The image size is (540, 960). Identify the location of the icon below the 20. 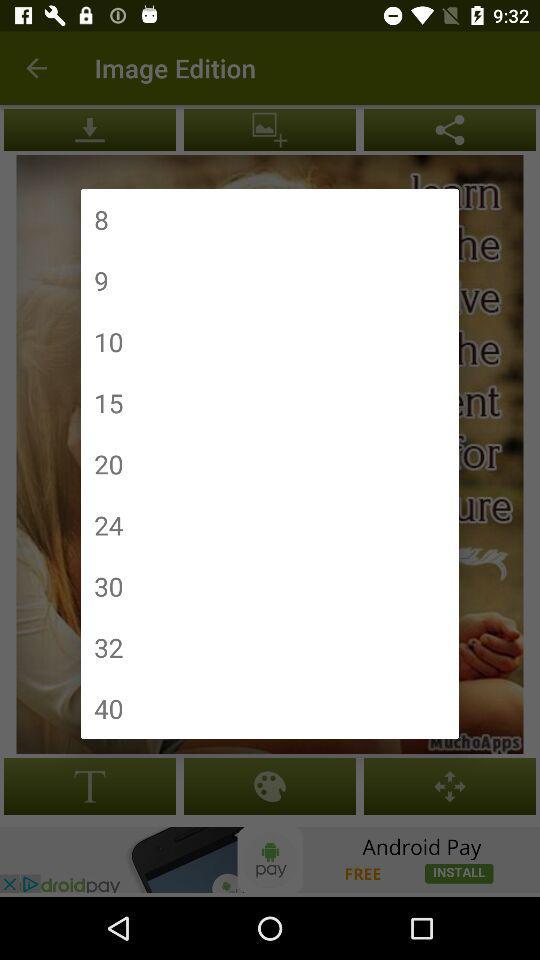
(108, 524).